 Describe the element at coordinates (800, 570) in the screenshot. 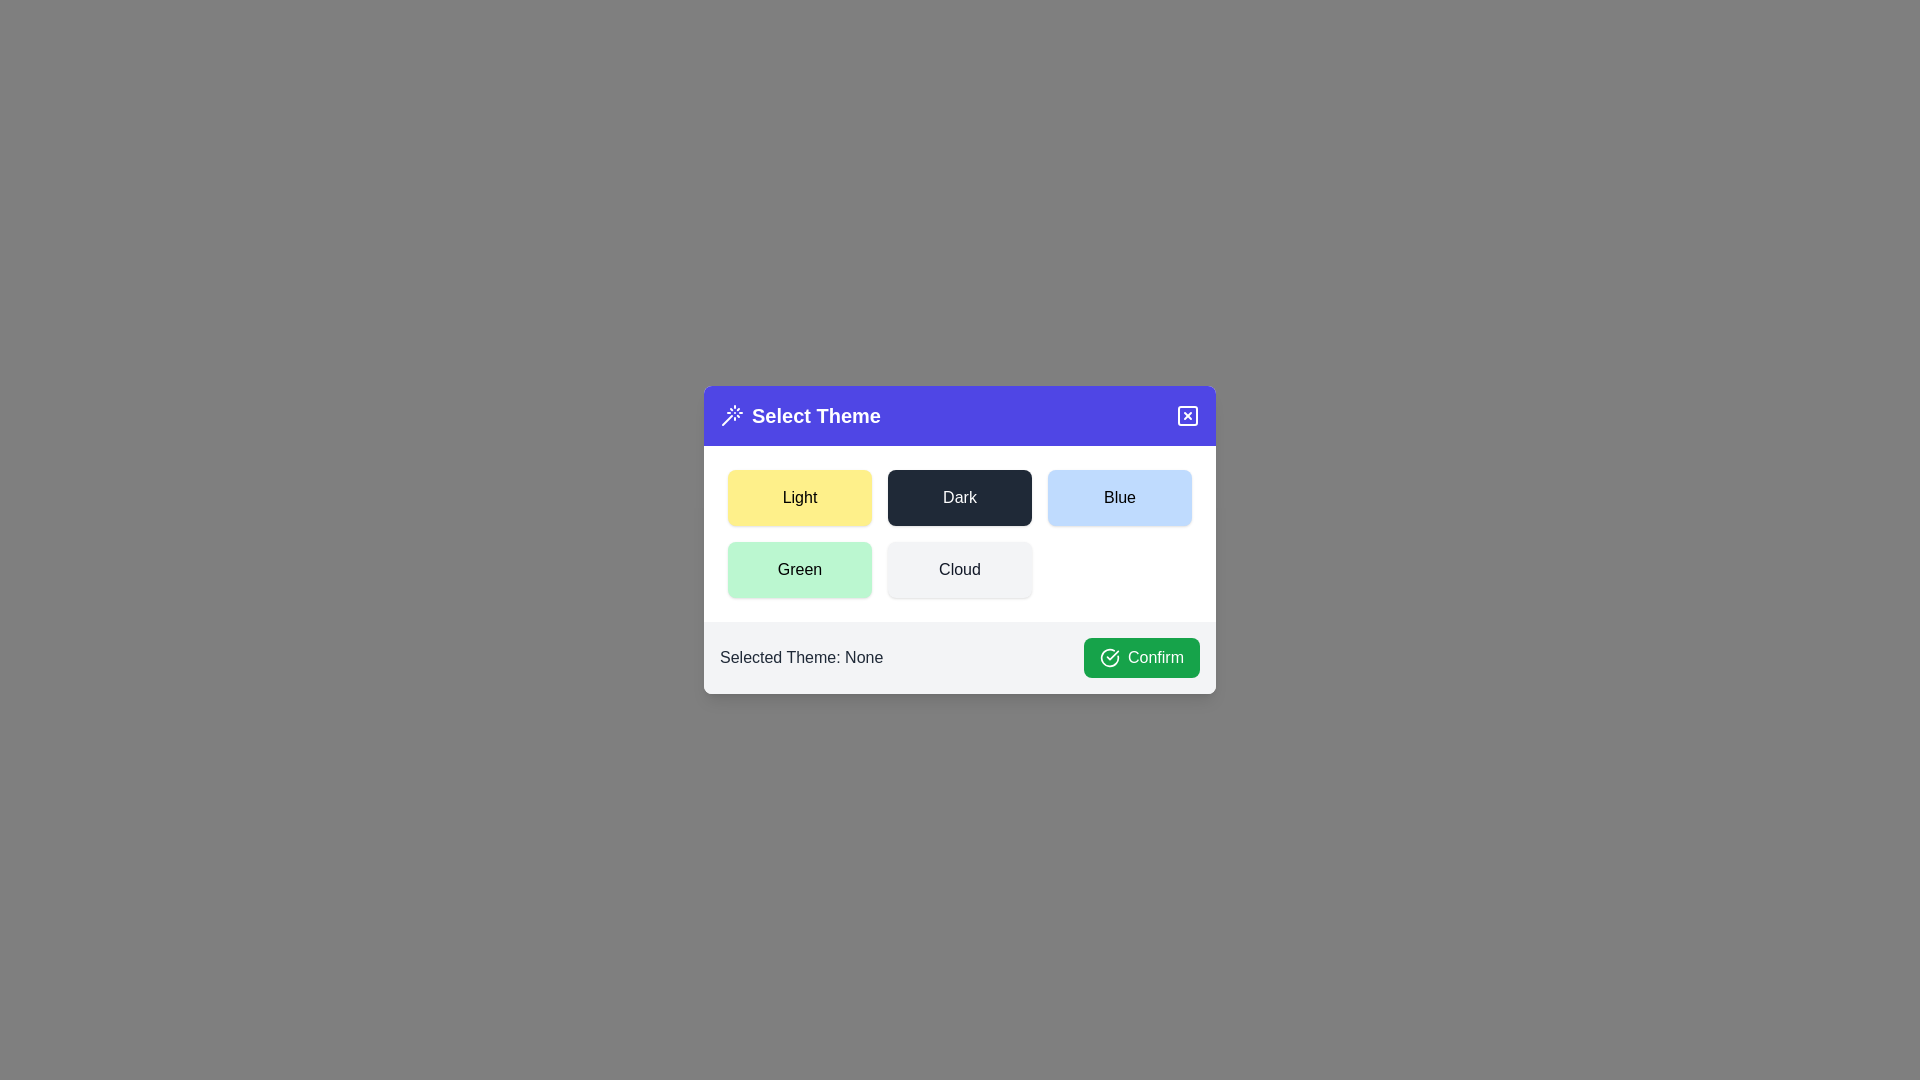

I see `the theme Green from the available options` at that location.